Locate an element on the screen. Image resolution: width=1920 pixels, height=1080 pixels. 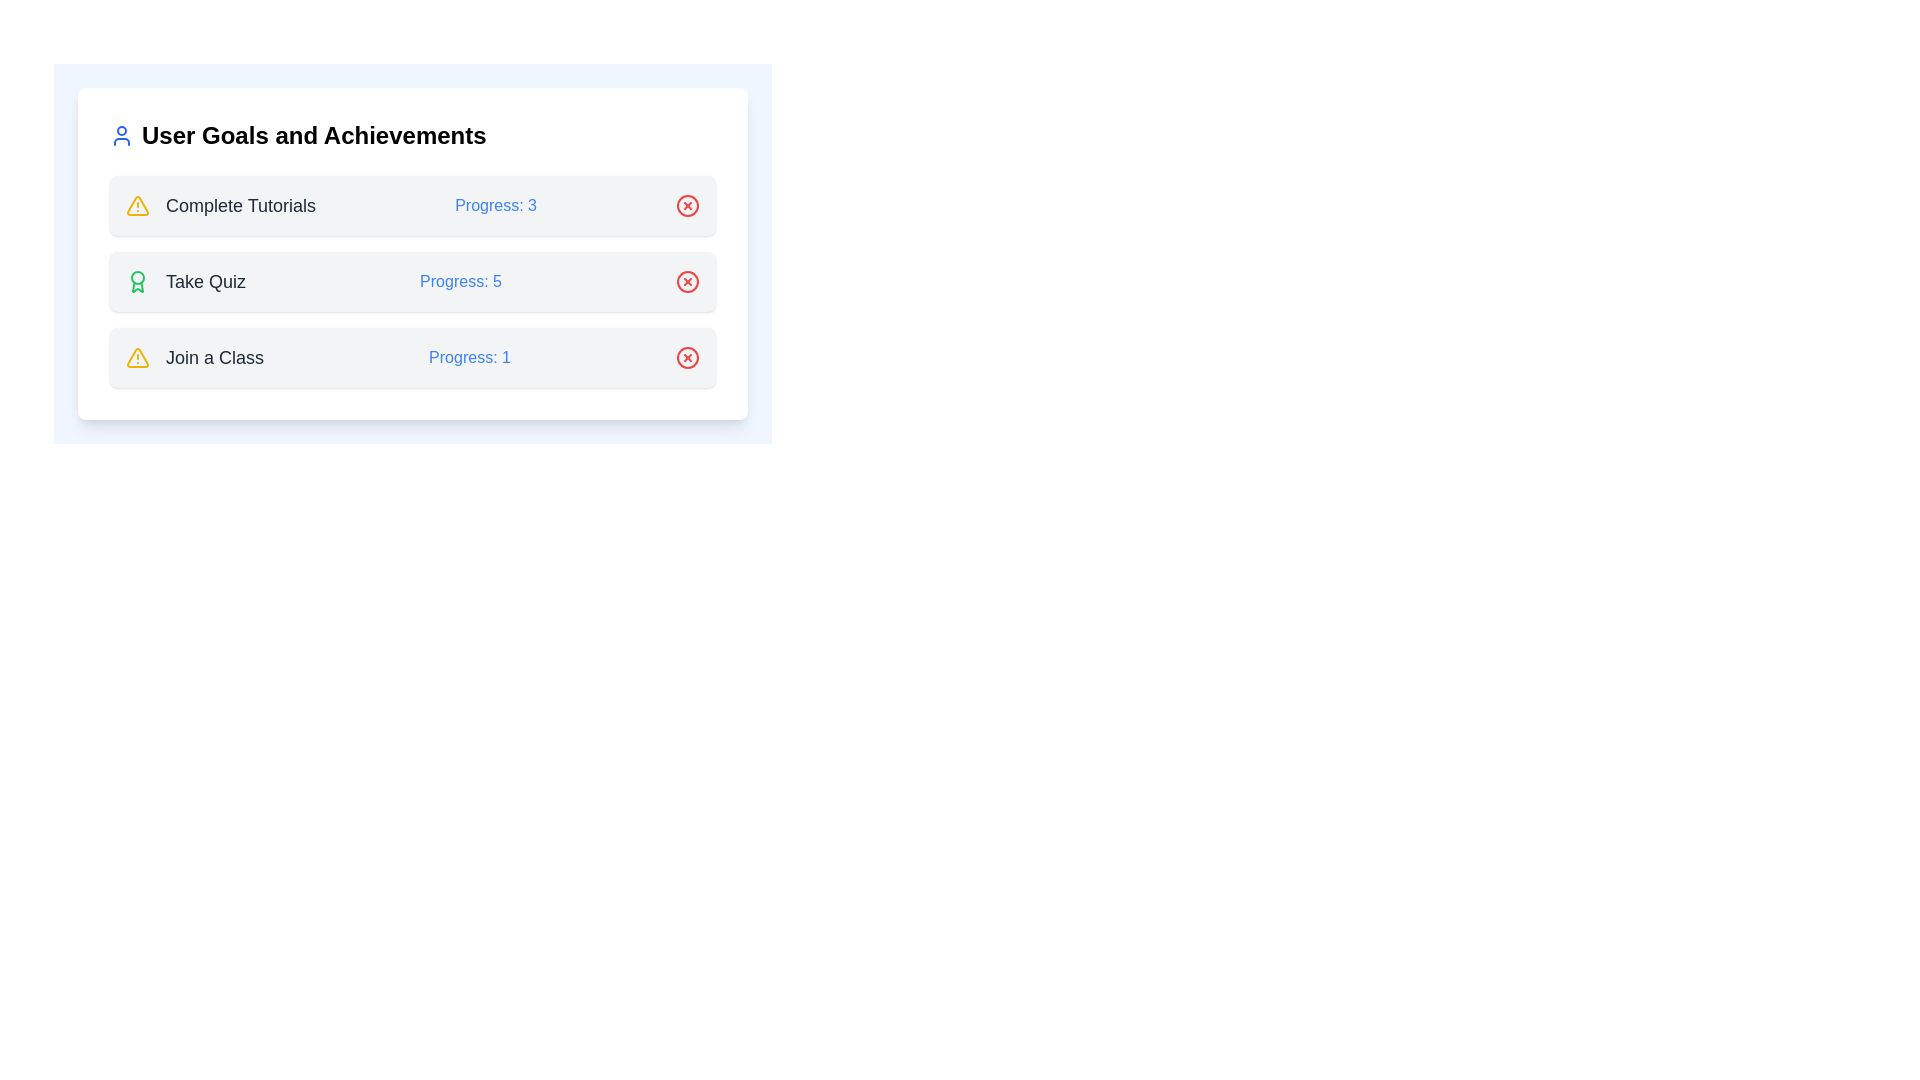
the 'Join a Class' text label with the yellow triangular warning icon located in the third row of user goals and achievements is located at coordinates (195, 357).